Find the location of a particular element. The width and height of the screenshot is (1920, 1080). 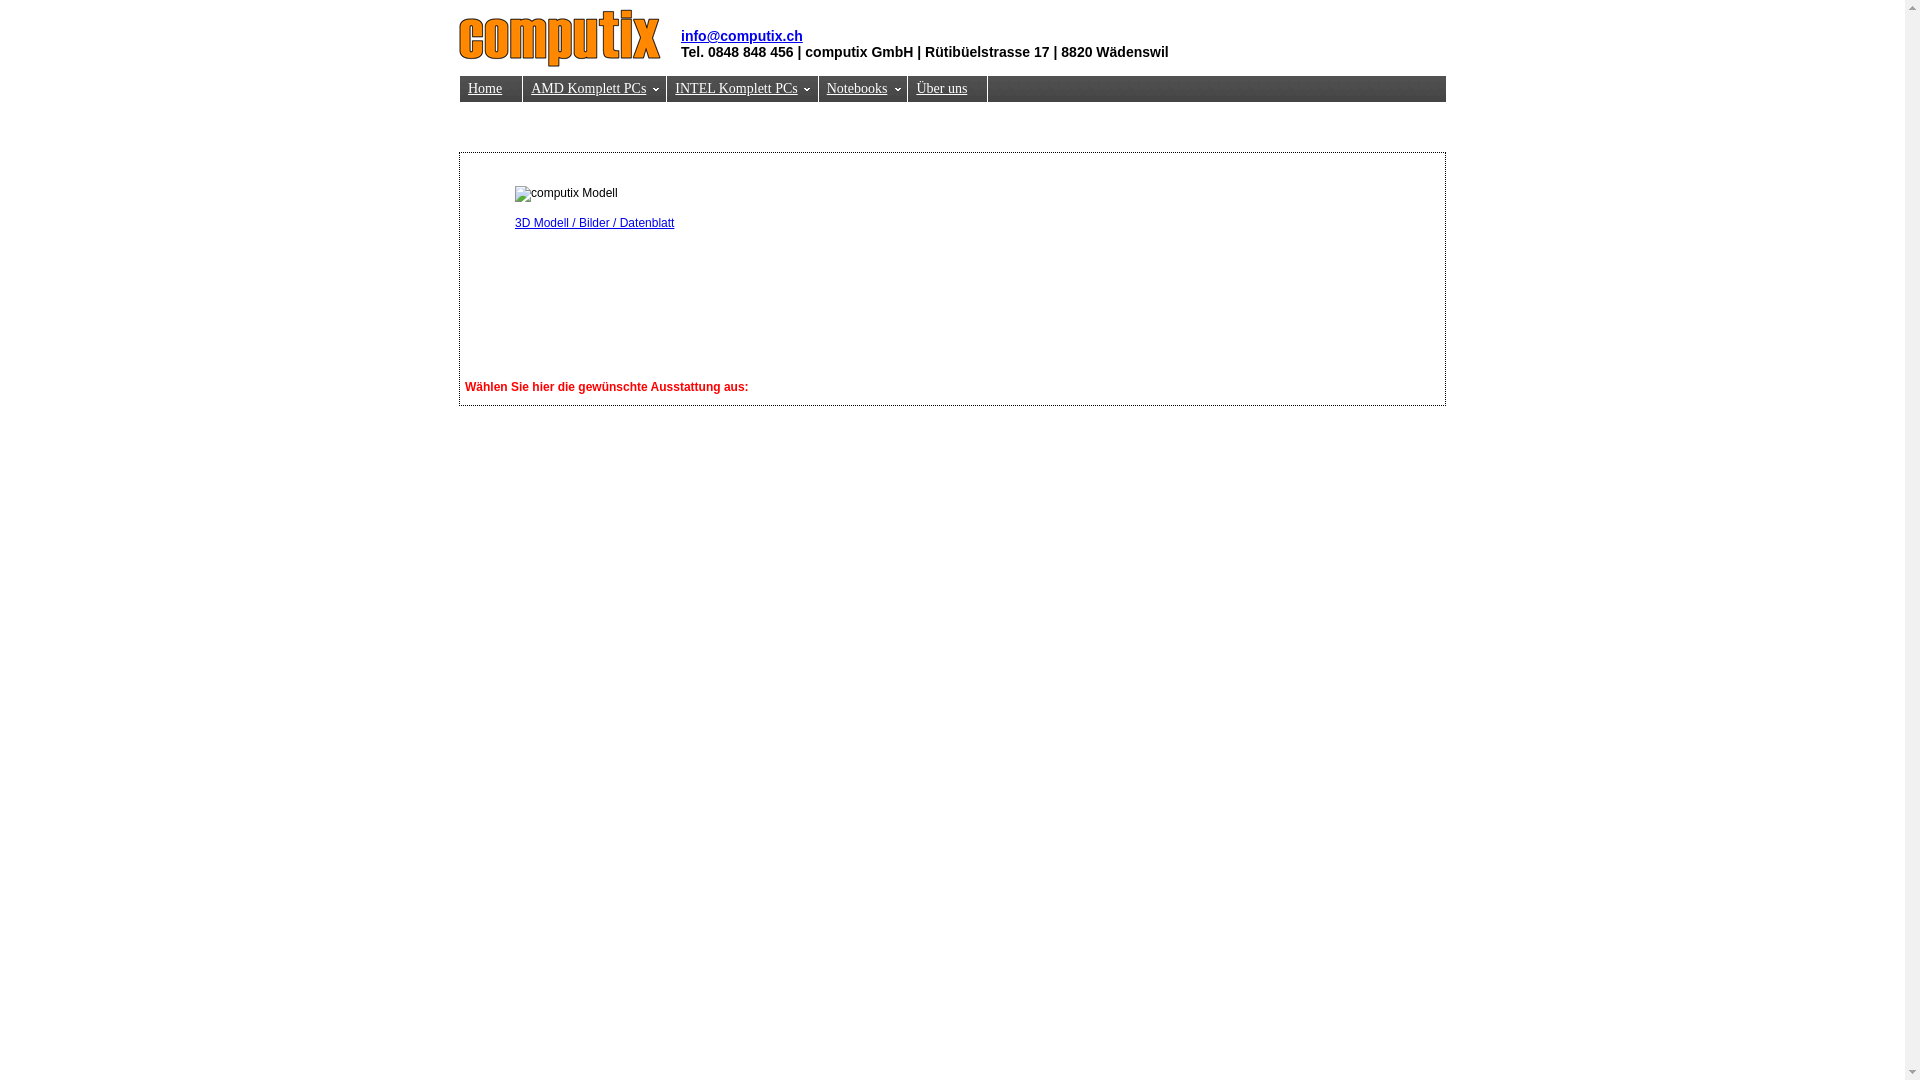

'Notebooks' is located at coordinates (864, 87).